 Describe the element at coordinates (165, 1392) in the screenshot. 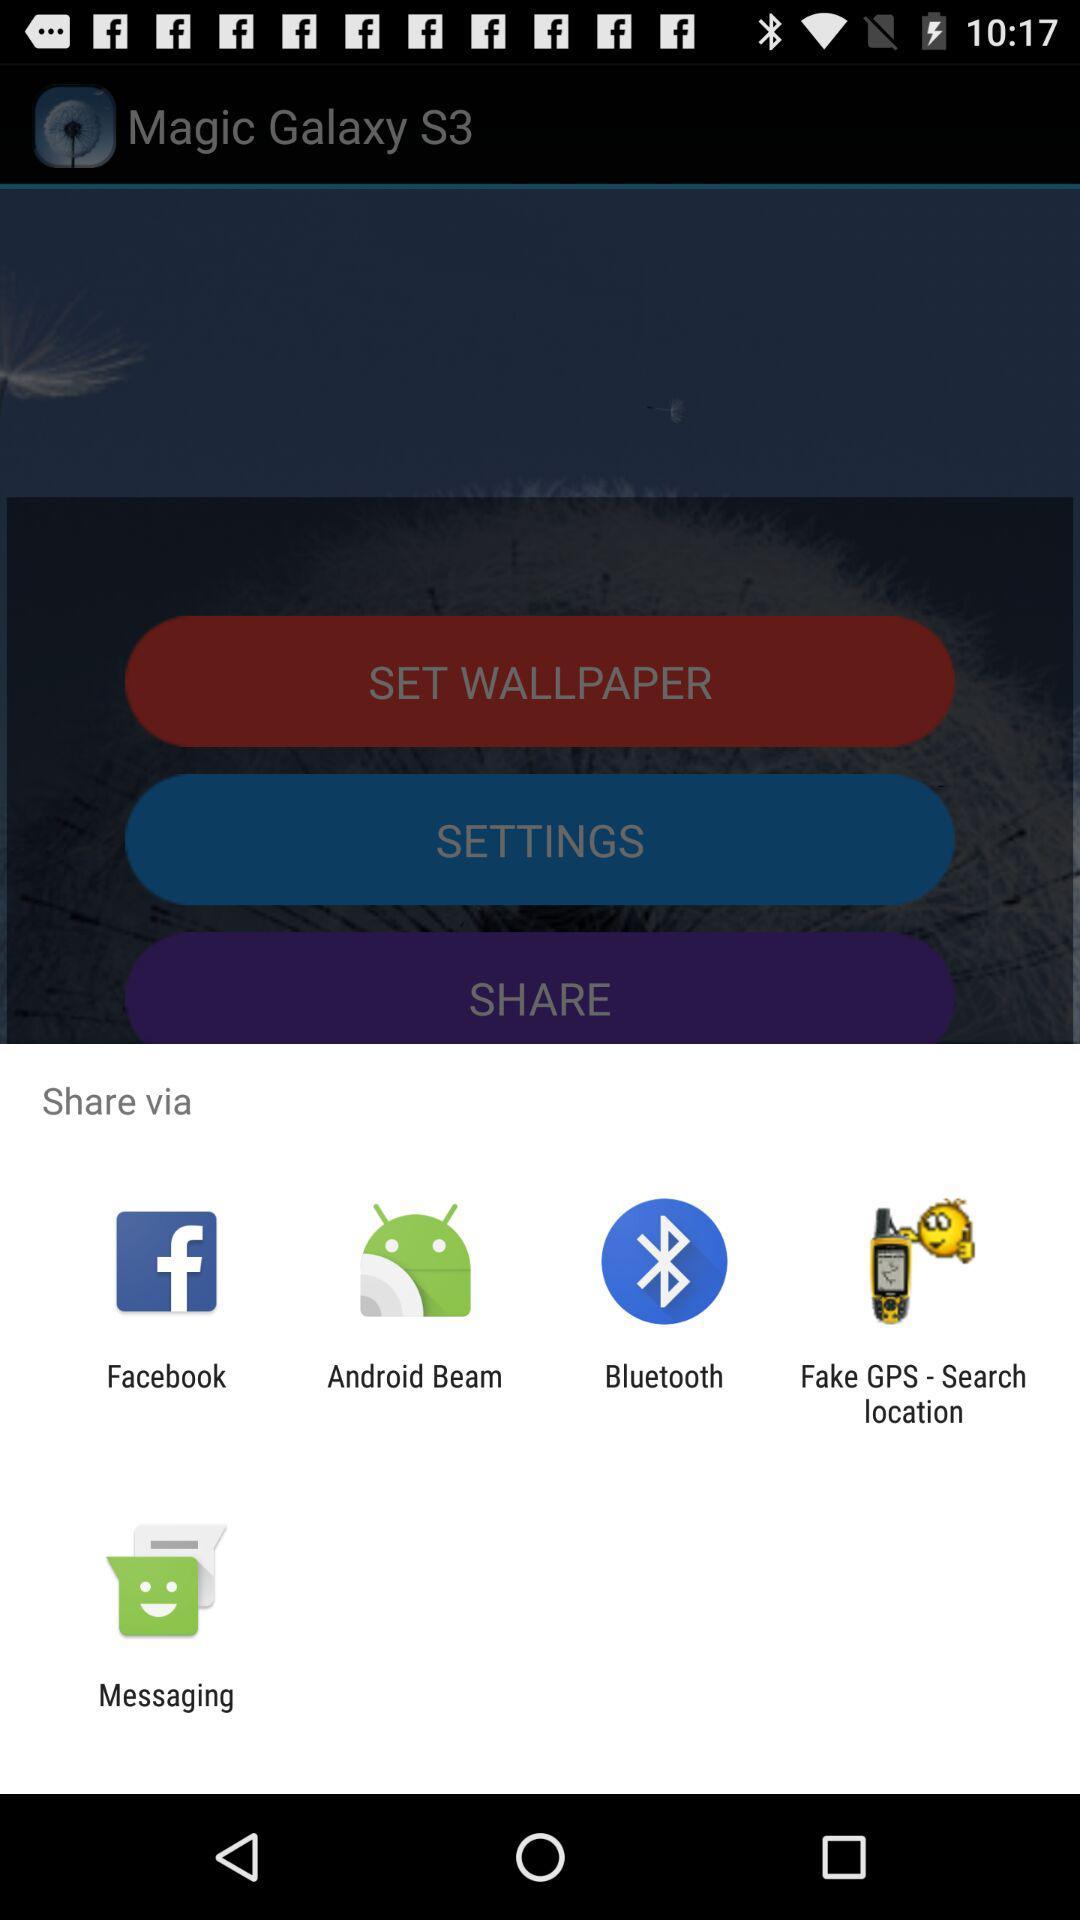

I see `app next to the android beam` at that location.